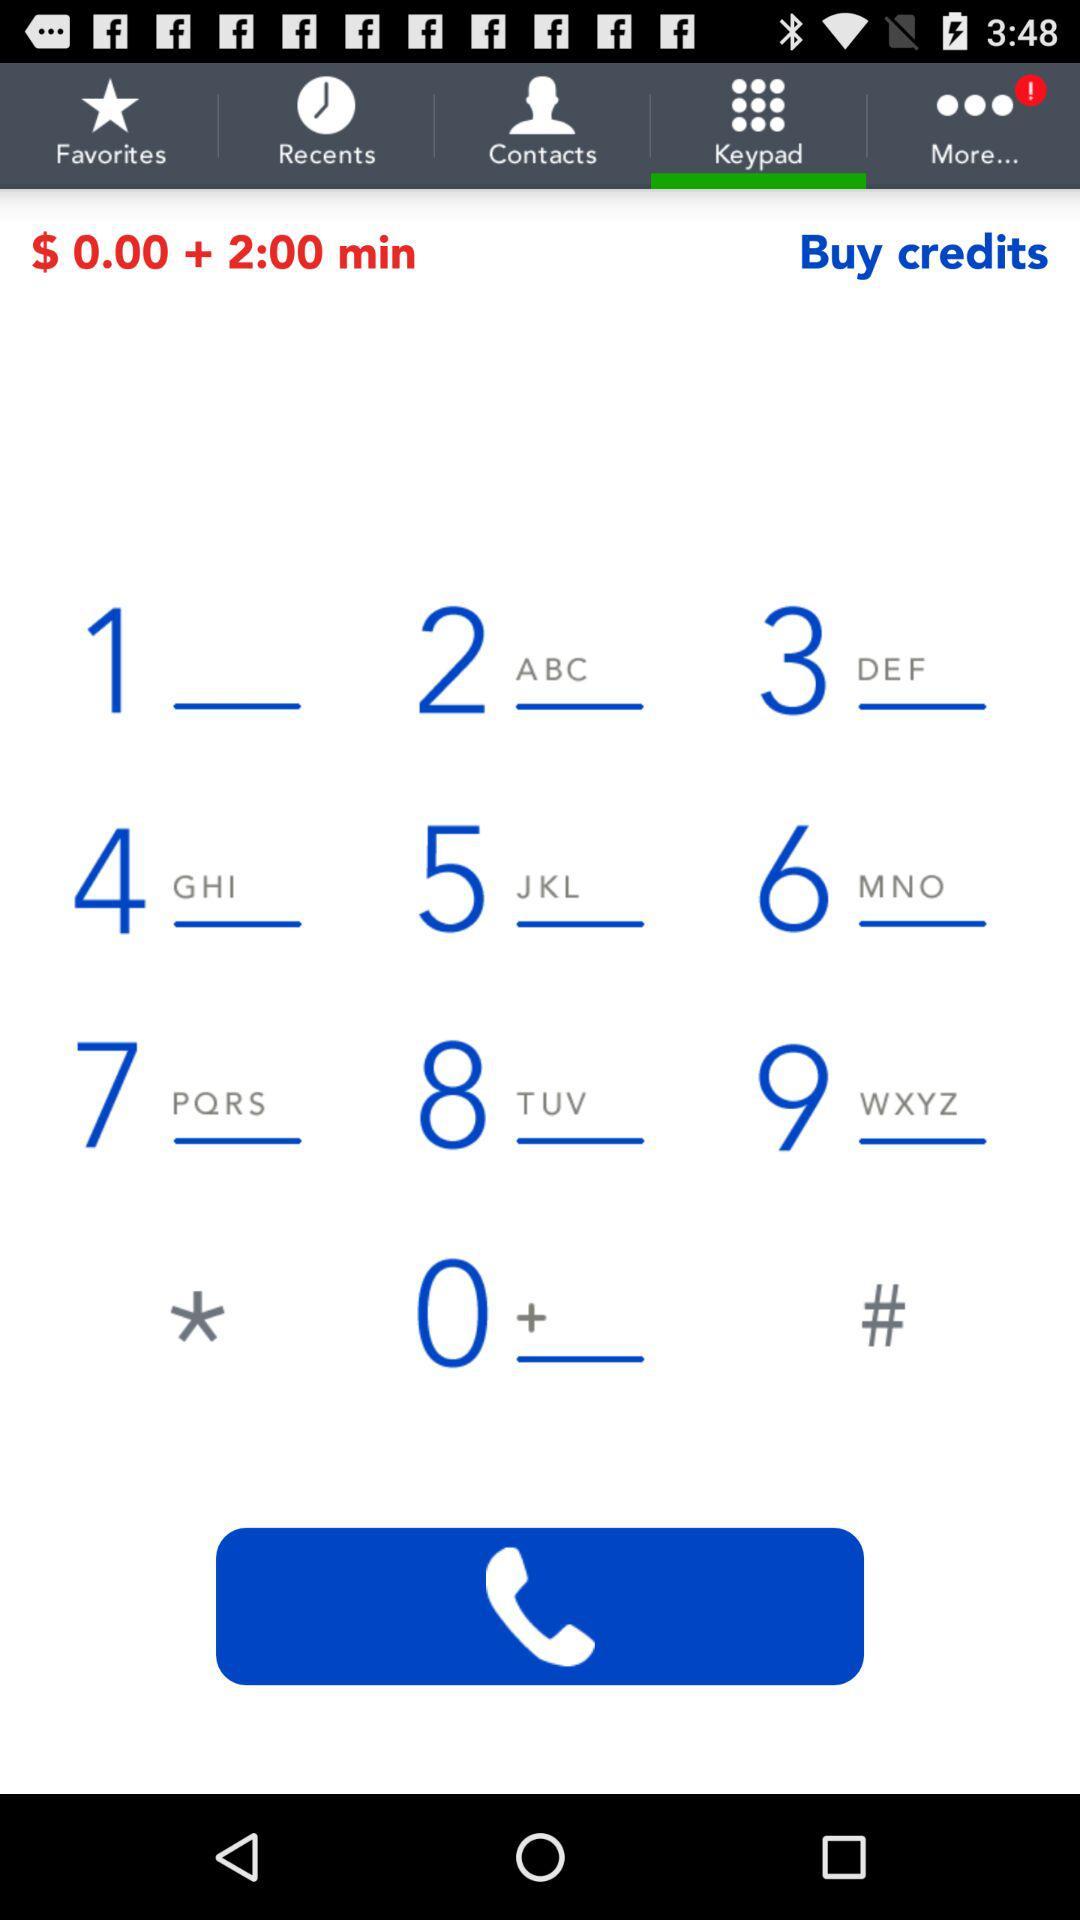  Describe the element at coordinates (540, 877) in the screenshot. I see `the digit 5 text jkl` at that location.